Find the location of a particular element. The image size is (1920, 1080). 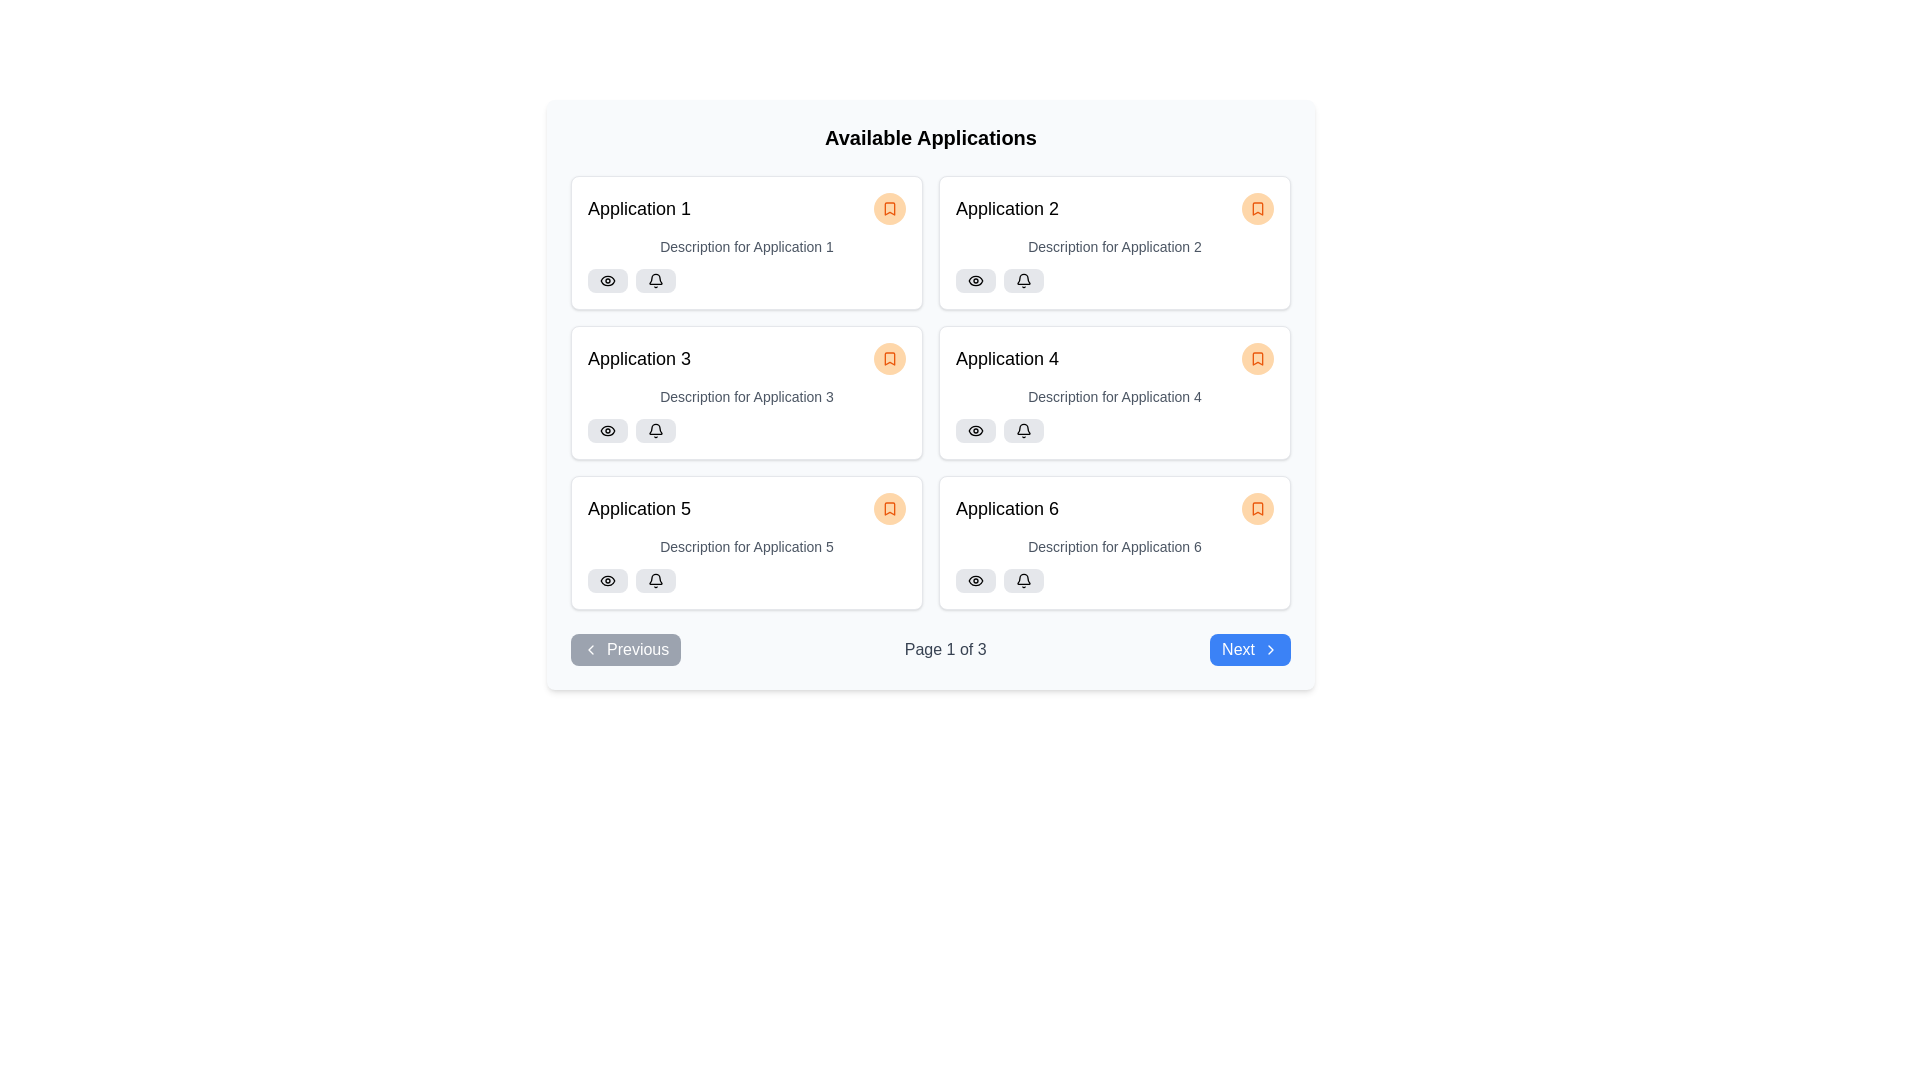

the small graphic resembling part of an eye's outline, which is located in the footer row of the 'Application 6' card in the bottom-right sector of the grid view is located at coordinates (975, 581).